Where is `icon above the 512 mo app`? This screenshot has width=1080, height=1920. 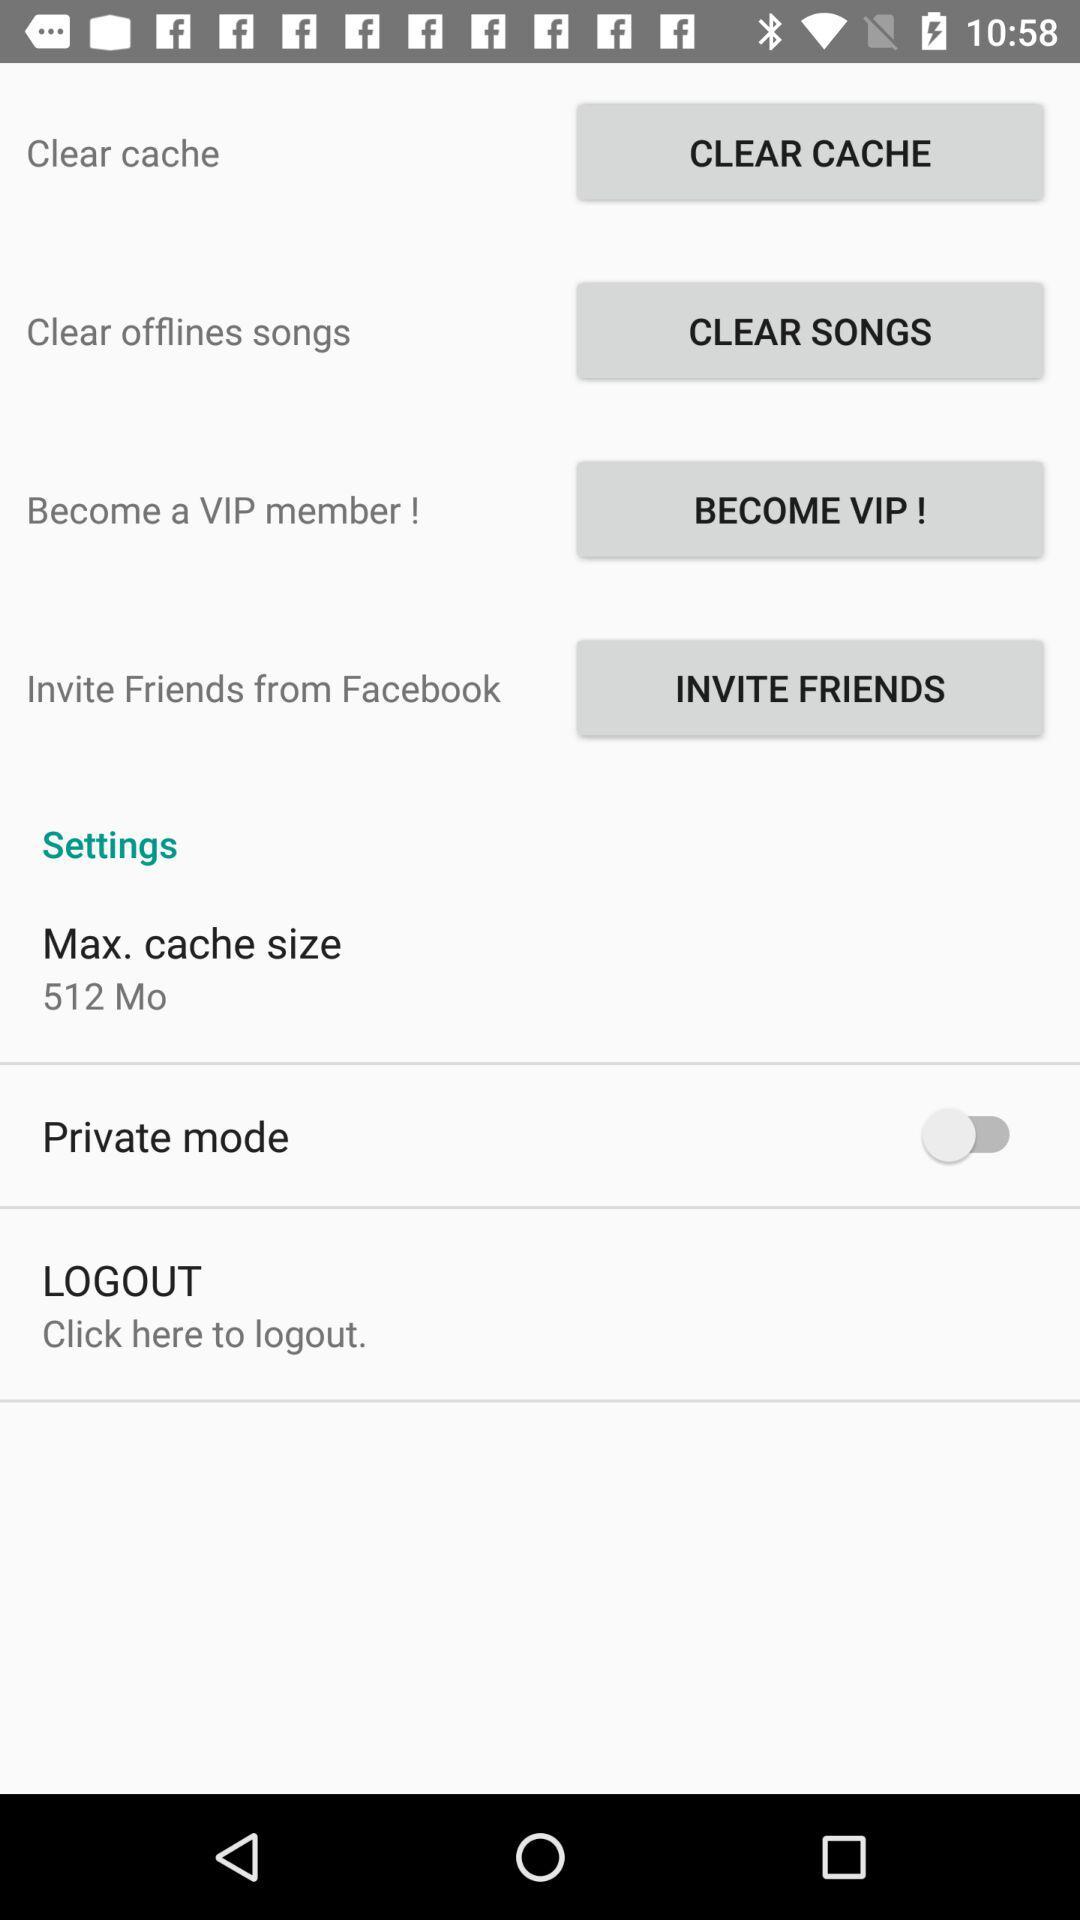 icon above the 512 mo app is located at coordinates (192, 940).